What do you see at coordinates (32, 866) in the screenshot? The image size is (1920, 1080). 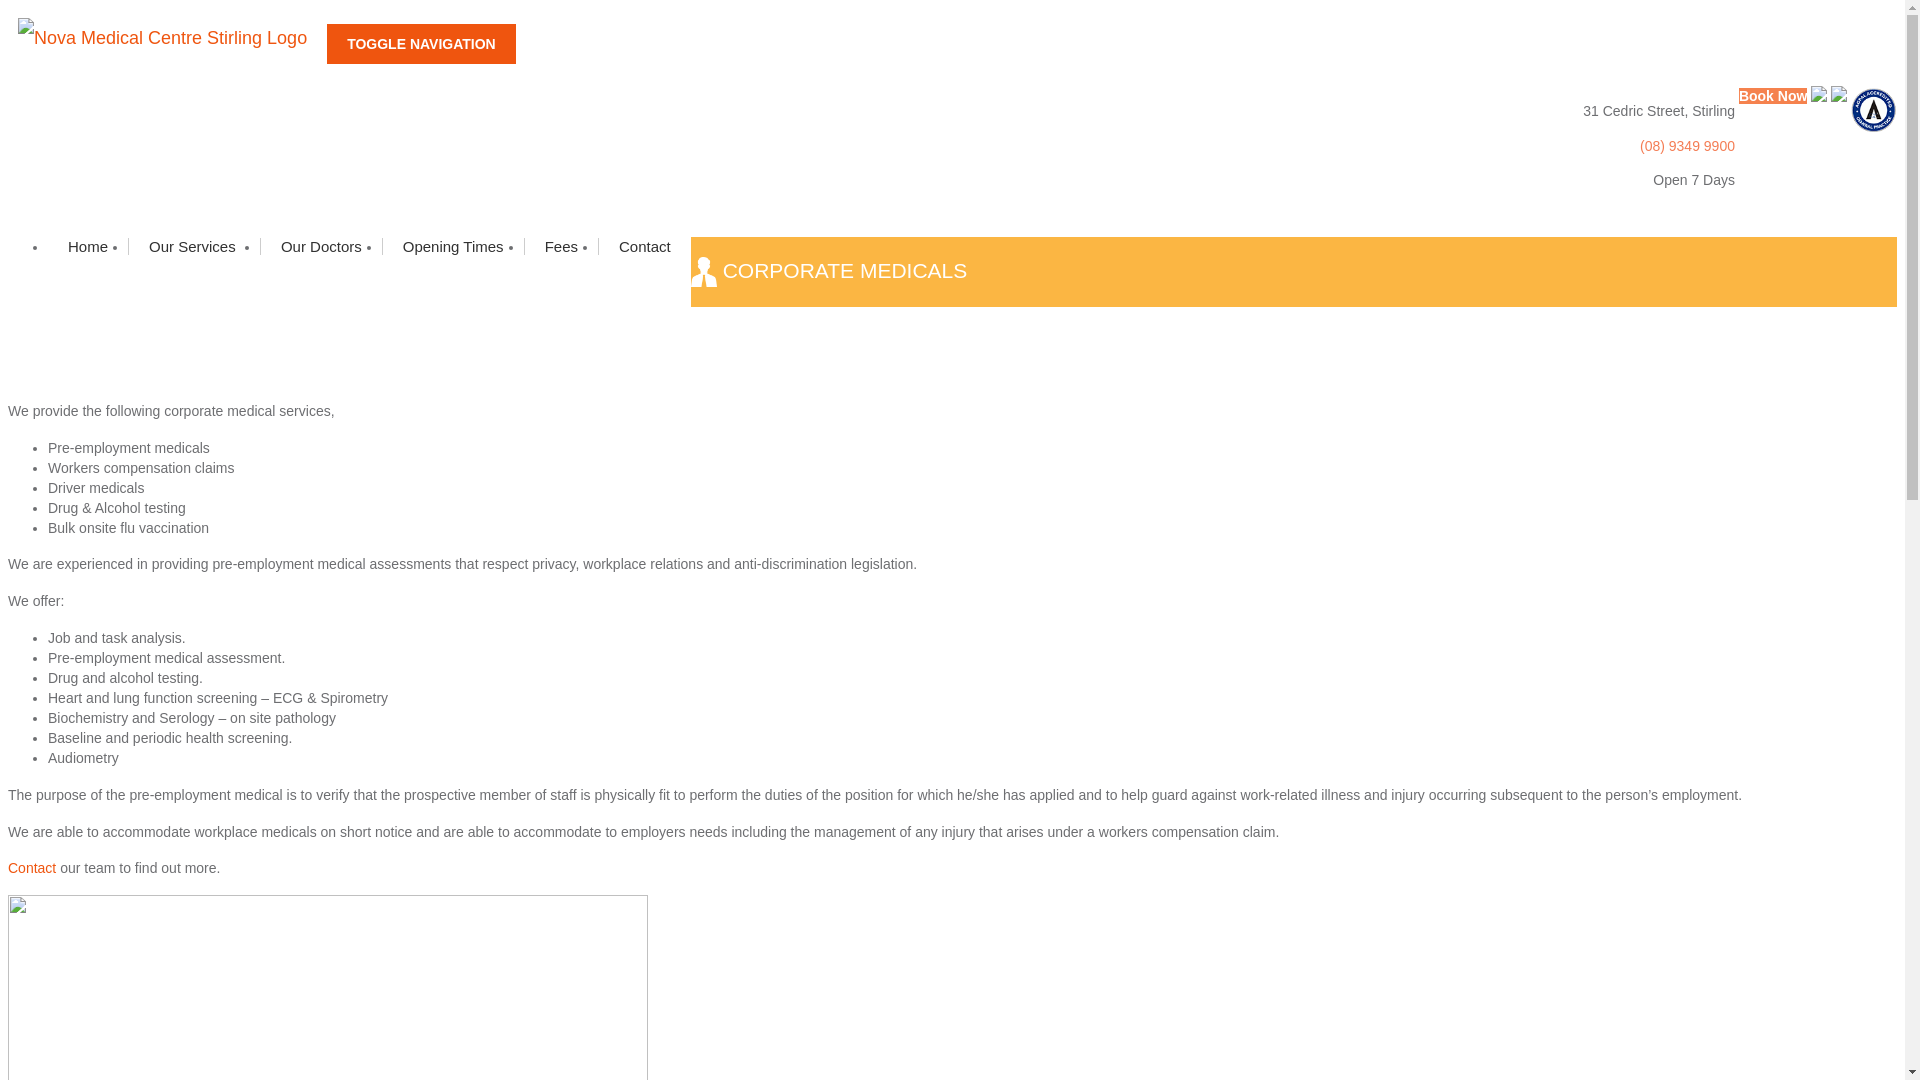 I see `'Contact'` at bounding box center [32, 866].